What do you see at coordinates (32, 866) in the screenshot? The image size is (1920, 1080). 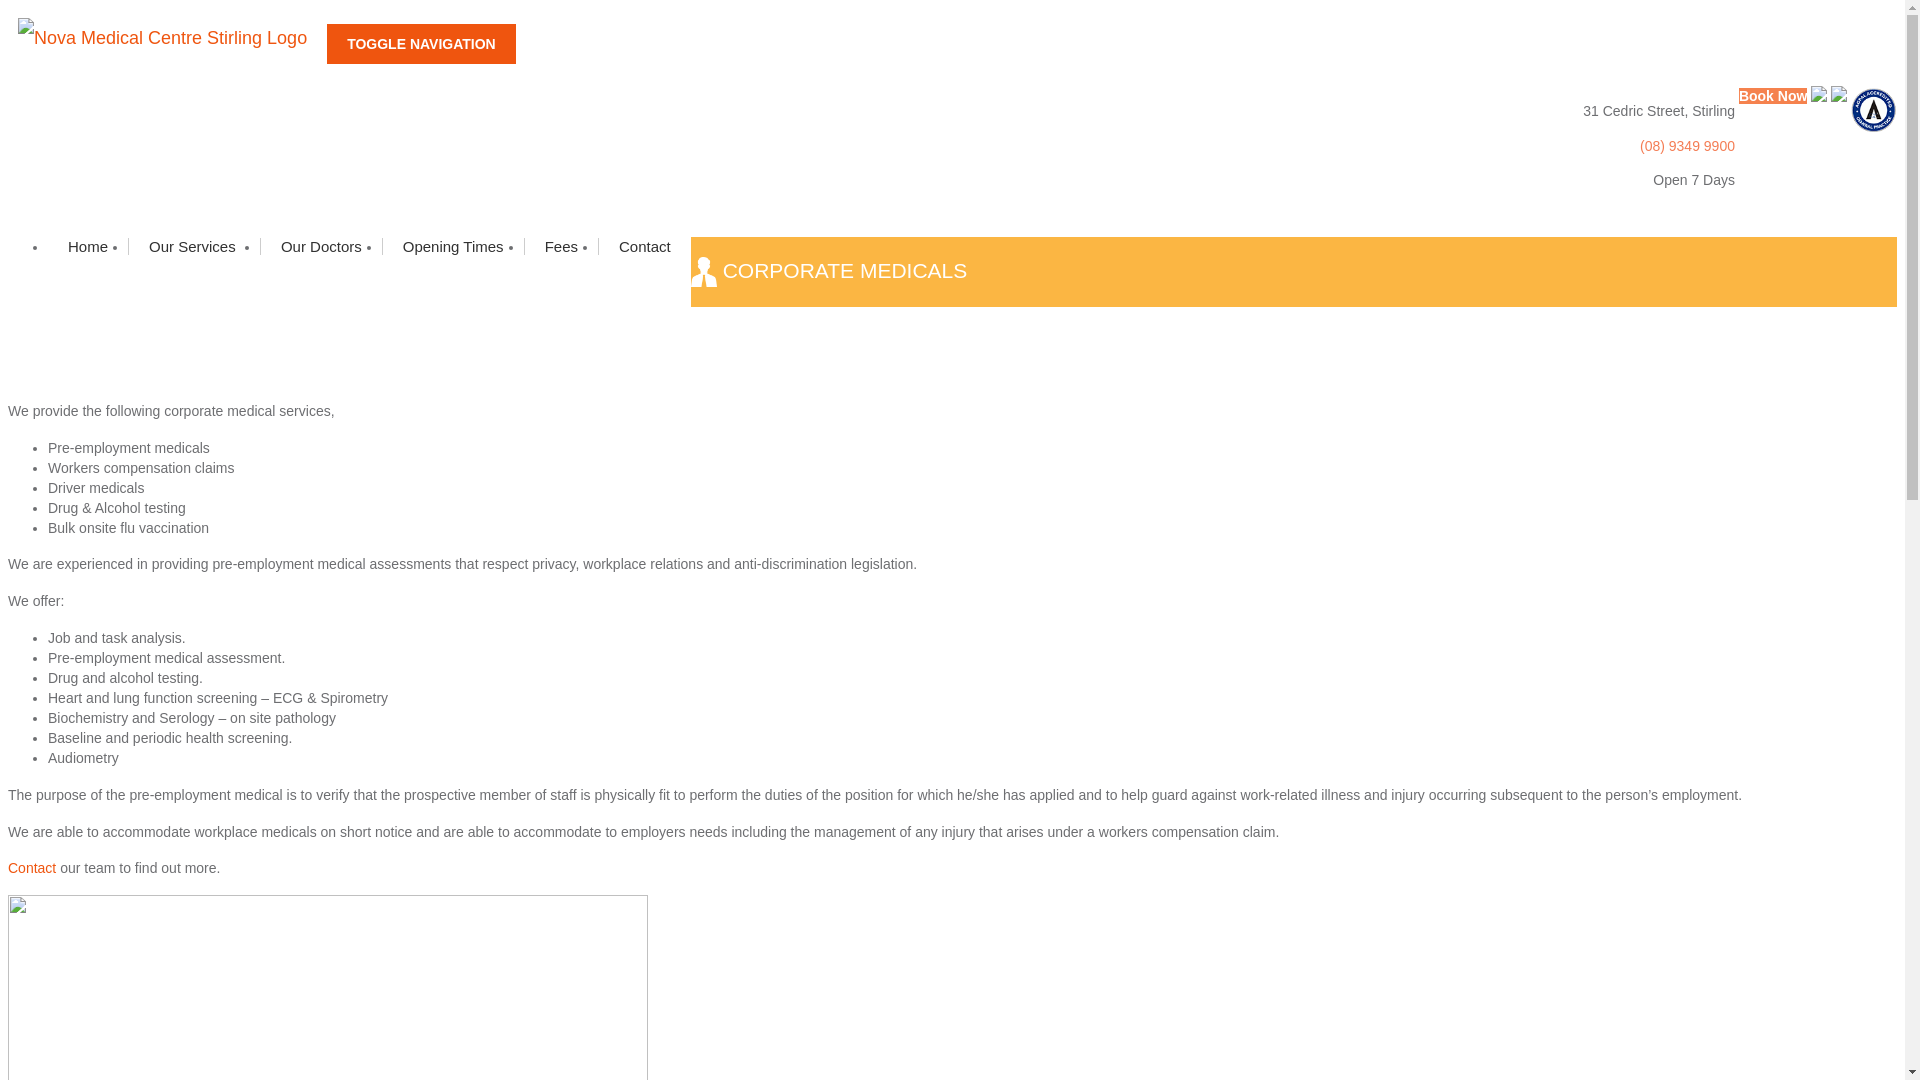 I see `'Contact'` at bounding box center [32, 866].